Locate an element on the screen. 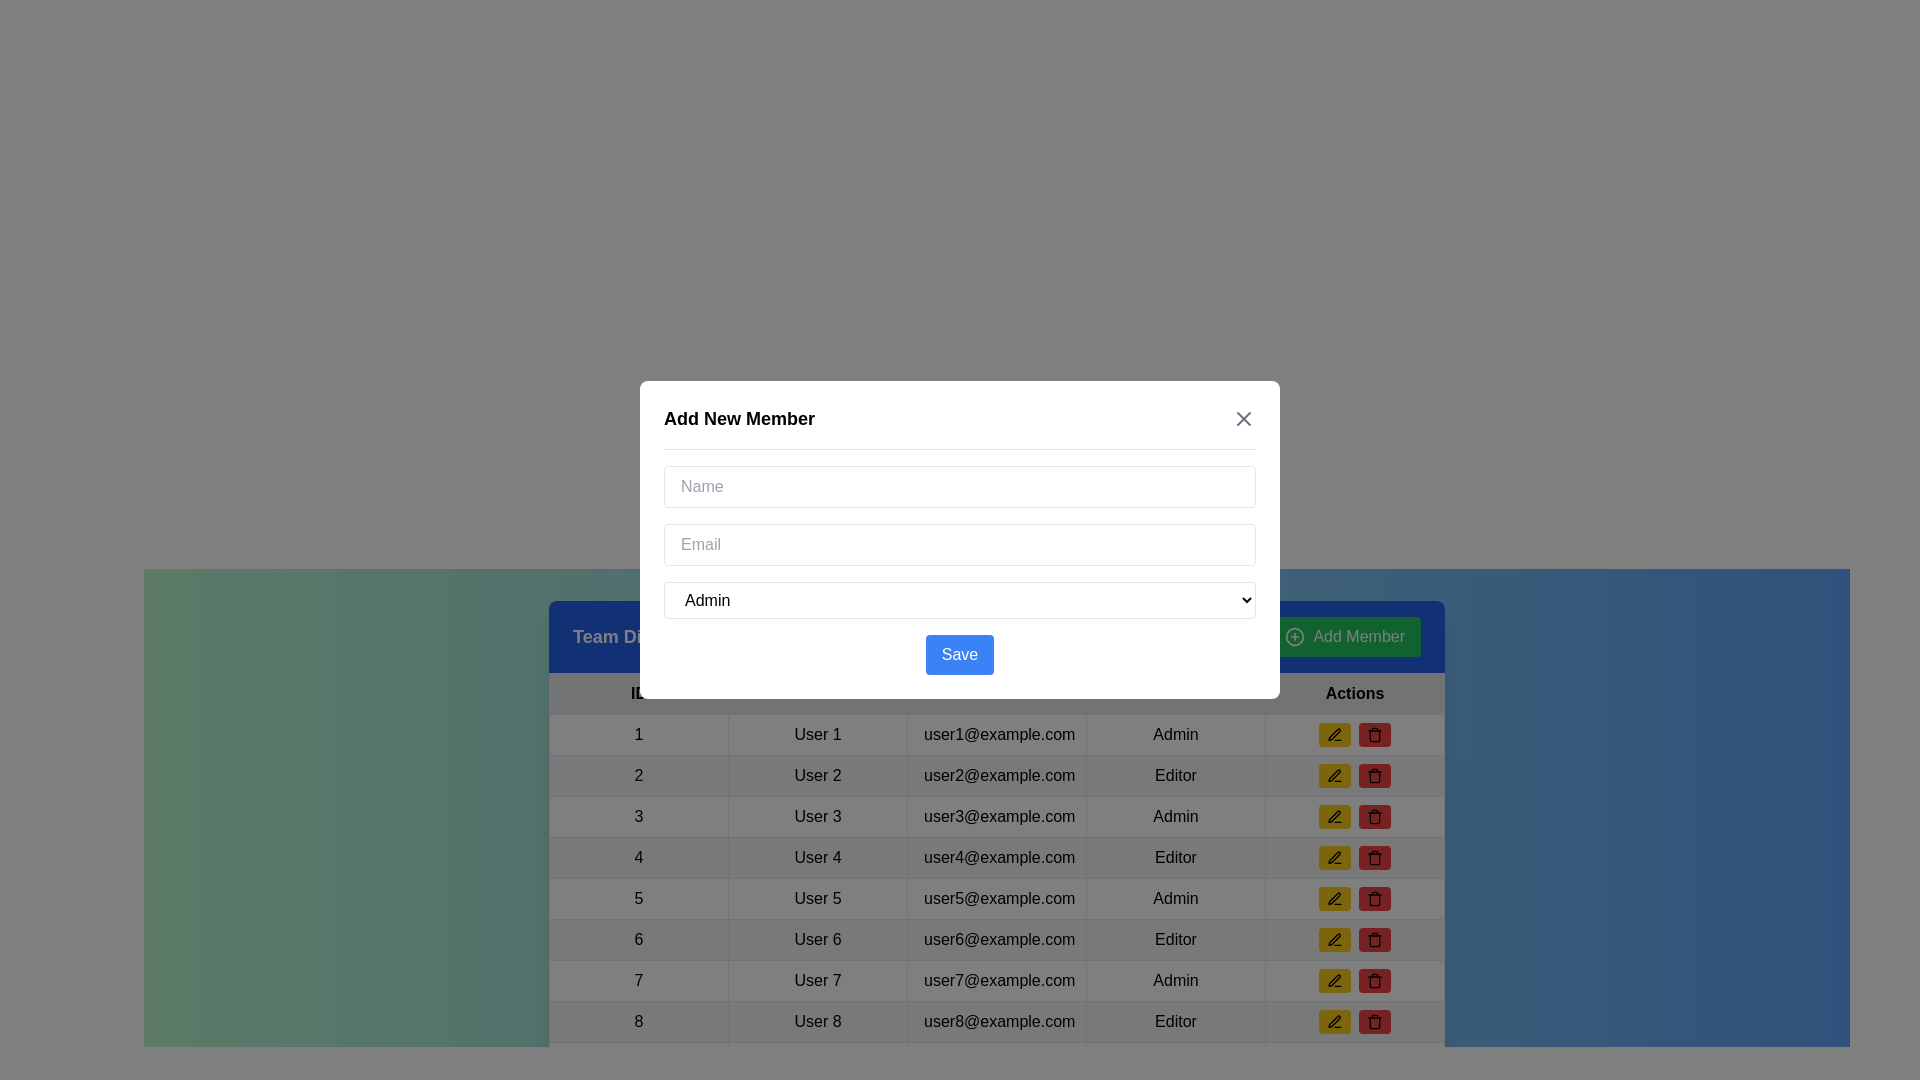 This screenshot has height=1080, width=1920. the close button represented by an 'X' icon in the top-right corner of the modal header is located at coordinates (1242, 418).